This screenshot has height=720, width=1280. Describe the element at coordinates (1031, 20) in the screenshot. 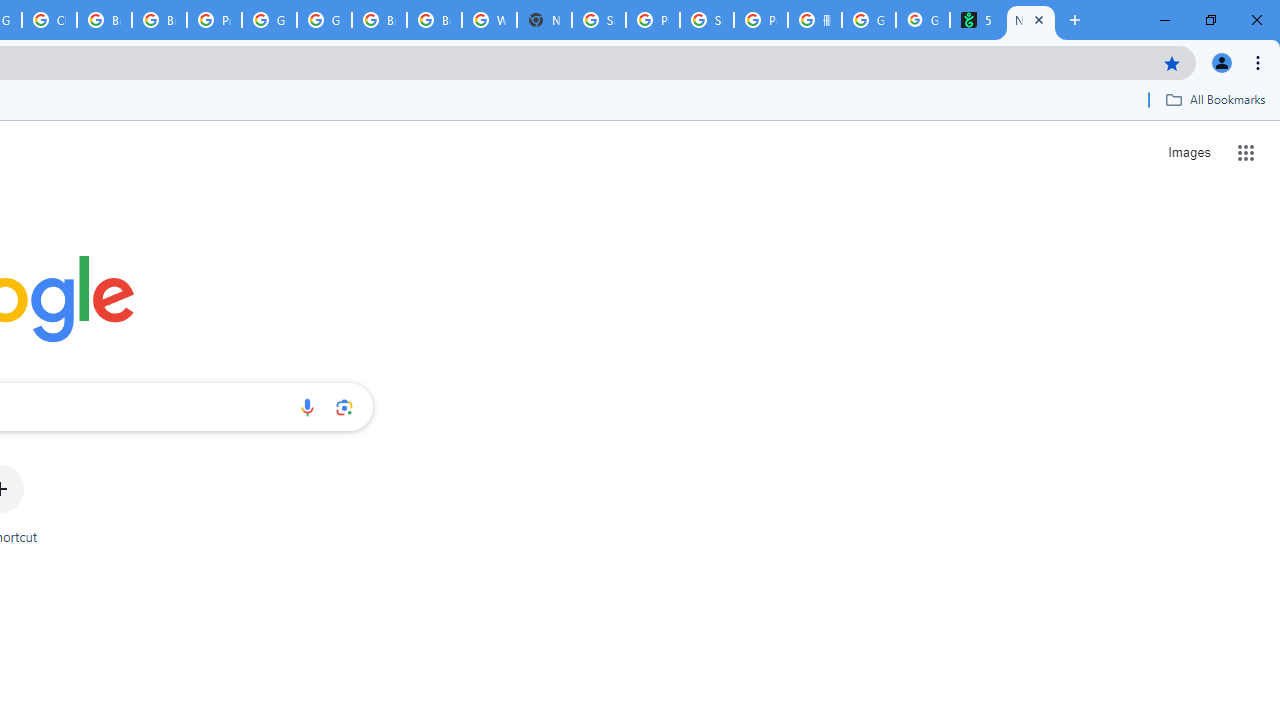

I see `'New Tab'` at that location.